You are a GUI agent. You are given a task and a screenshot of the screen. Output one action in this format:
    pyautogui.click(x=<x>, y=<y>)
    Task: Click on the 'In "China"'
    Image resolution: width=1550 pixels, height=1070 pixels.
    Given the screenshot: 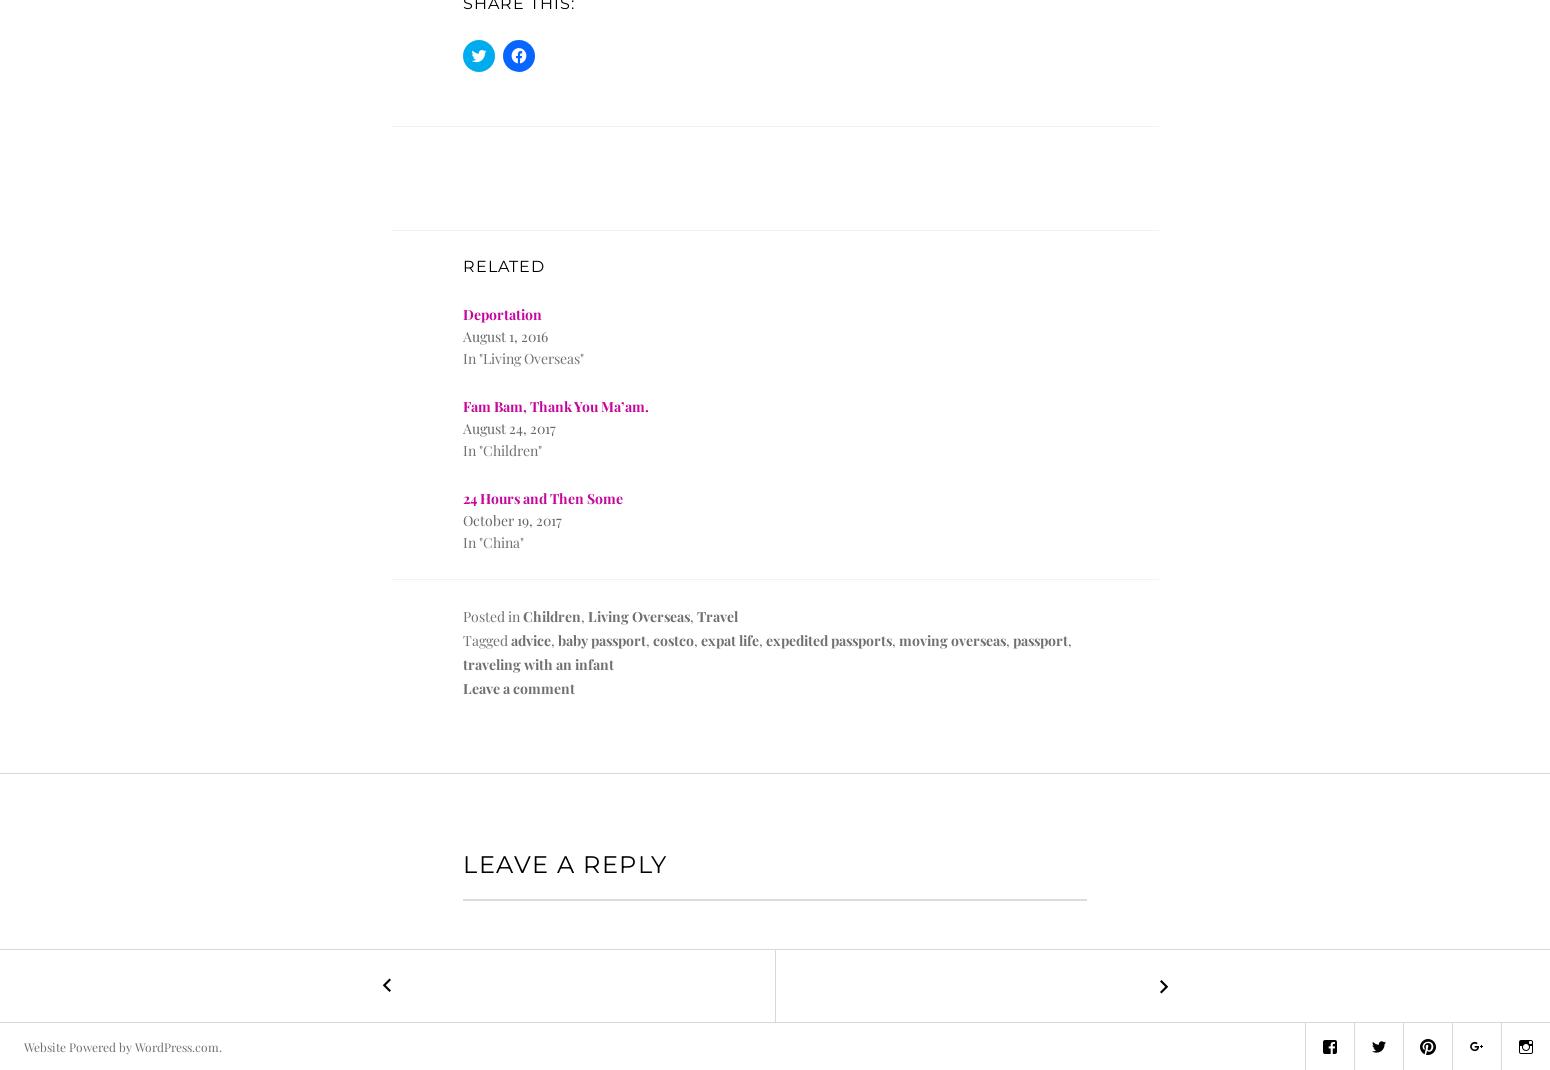 What is the action you would take?
    pyautogui.click(x=492, y=541)
    